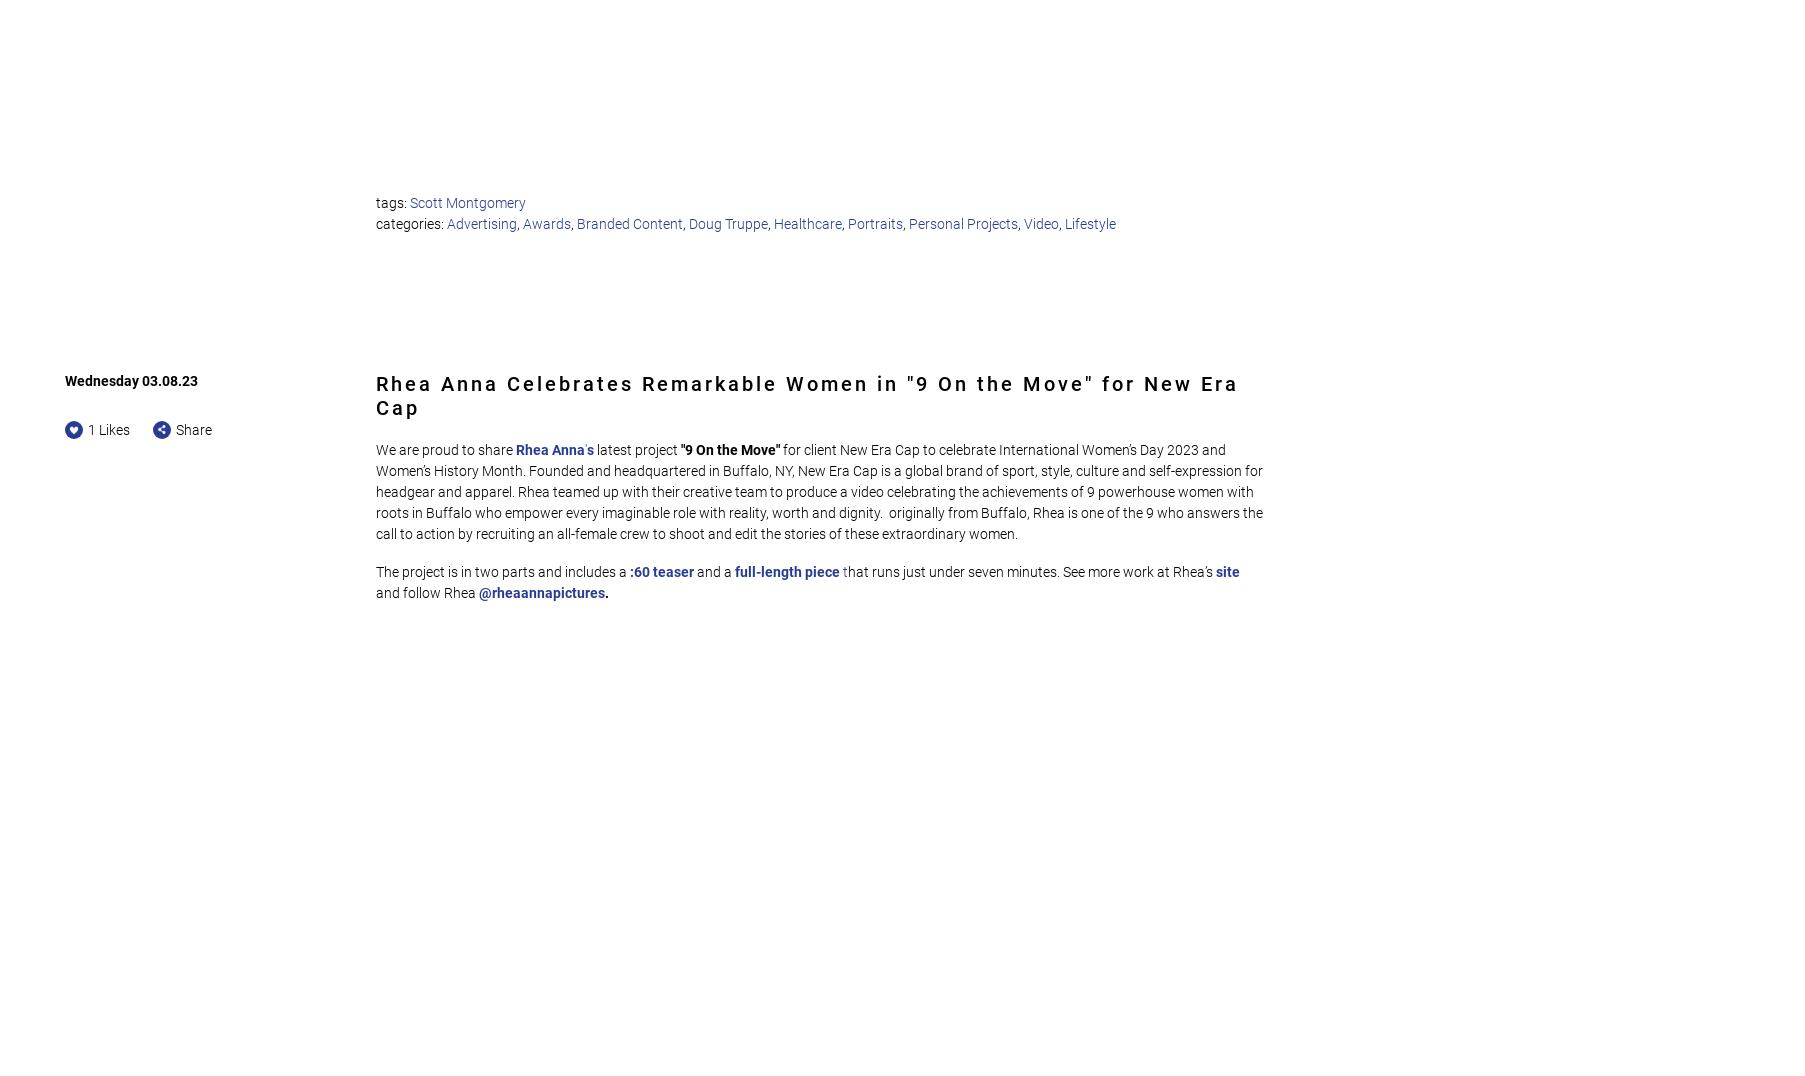  What do you see at coordinates (727, 221) in the screenshot?
I see `'Doug Truppe'` at bounding box center [727, 221].